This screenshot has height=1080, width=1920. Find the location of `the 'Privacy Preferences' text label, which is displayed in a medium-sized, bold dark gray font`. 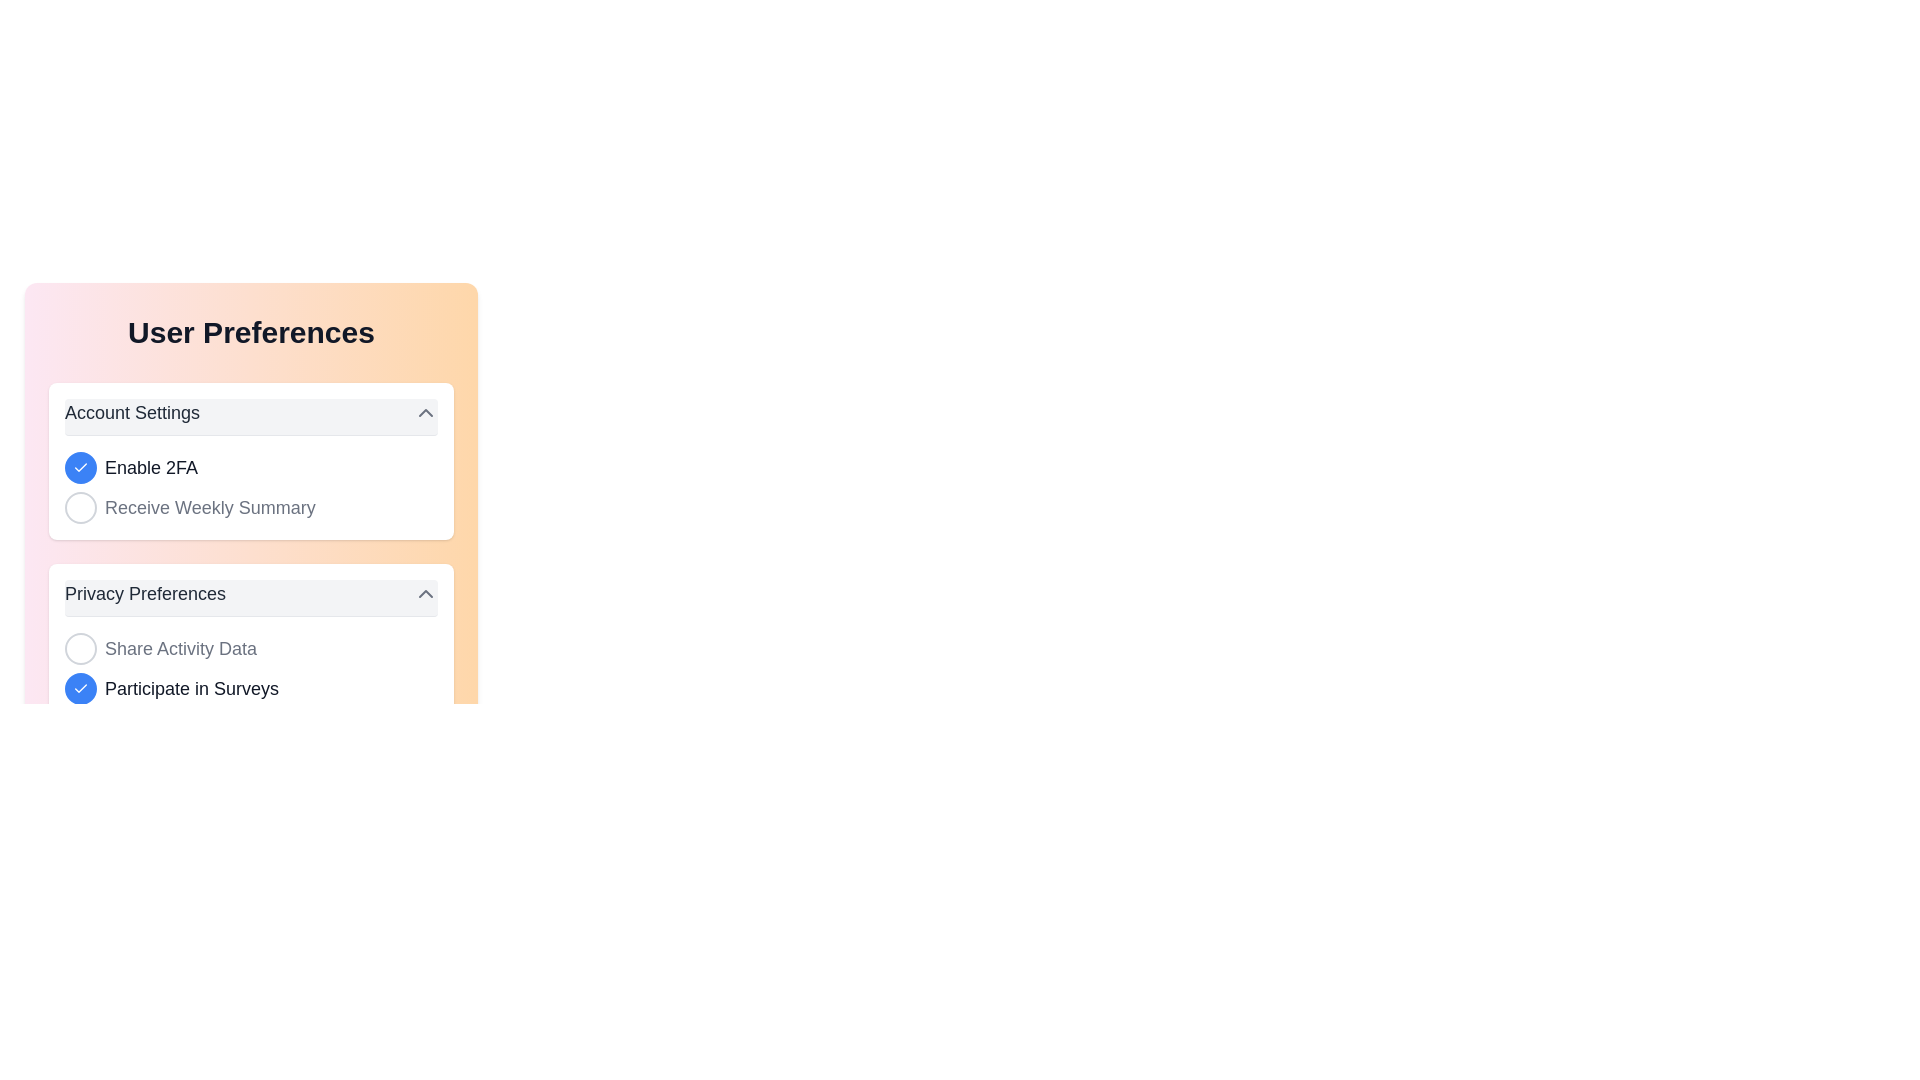

the 'Privacy Preferences' text label, which is displayed in a medium-sized, bold dark gray font is located at coordinates (144, 593).